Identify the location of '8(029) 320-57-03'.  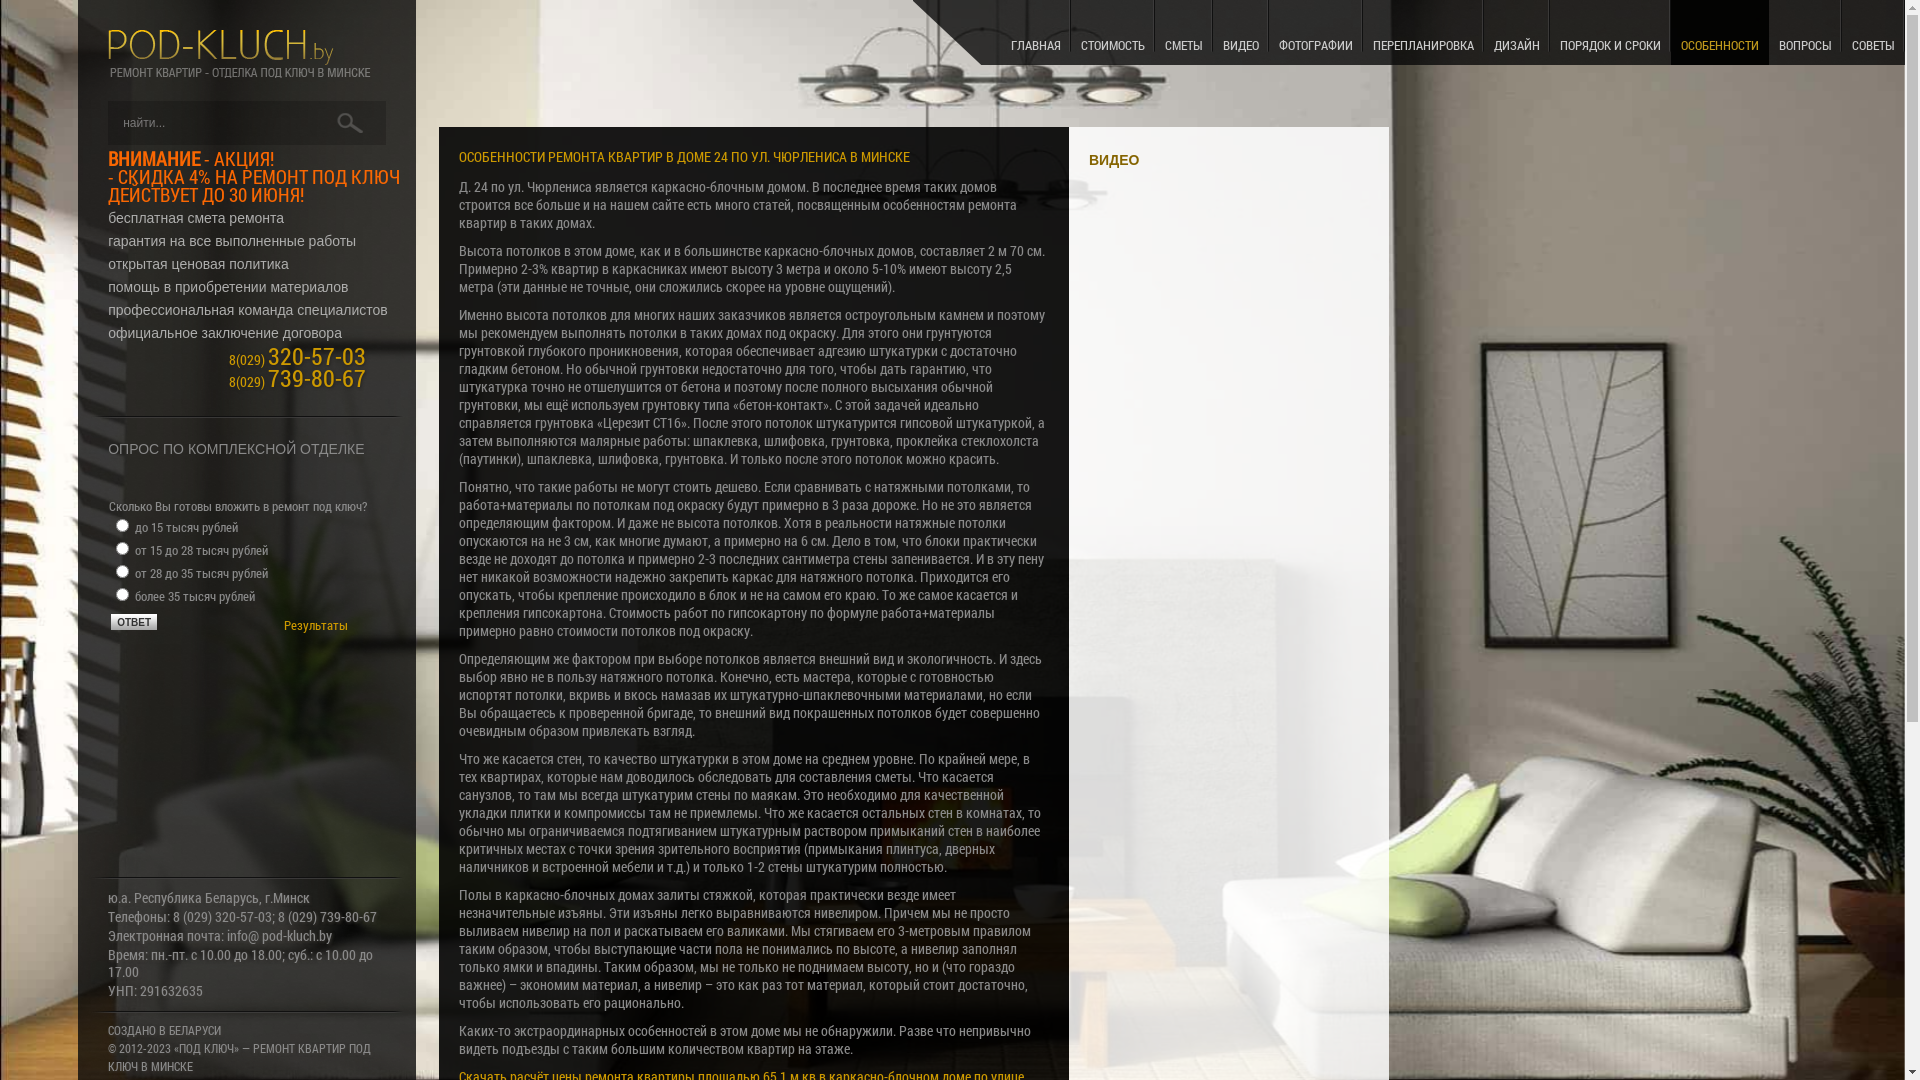
(229, 358).